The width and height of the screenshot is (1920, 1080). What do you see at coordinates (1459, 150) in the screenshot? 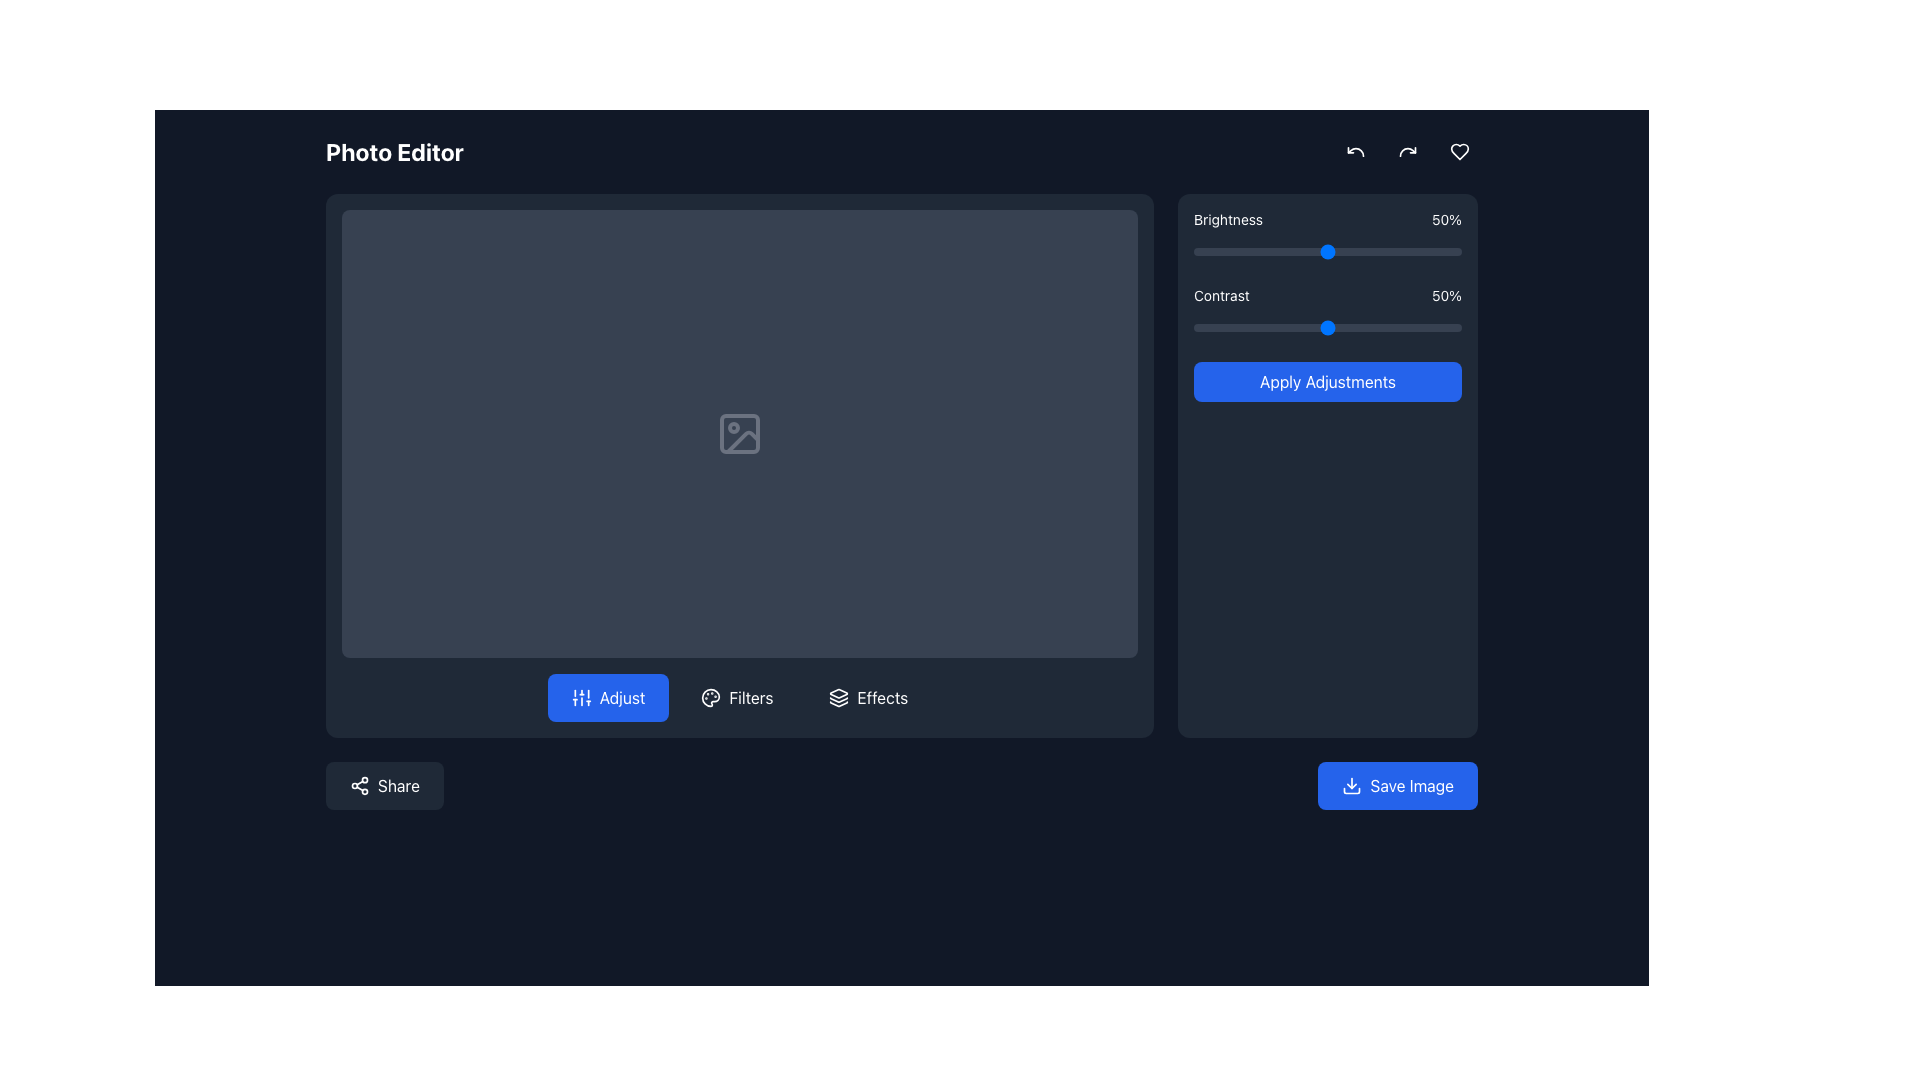
I see `the small circular button with a heart icon at its center in the top-right corner of the button group` at bounding box center [1459, 150].